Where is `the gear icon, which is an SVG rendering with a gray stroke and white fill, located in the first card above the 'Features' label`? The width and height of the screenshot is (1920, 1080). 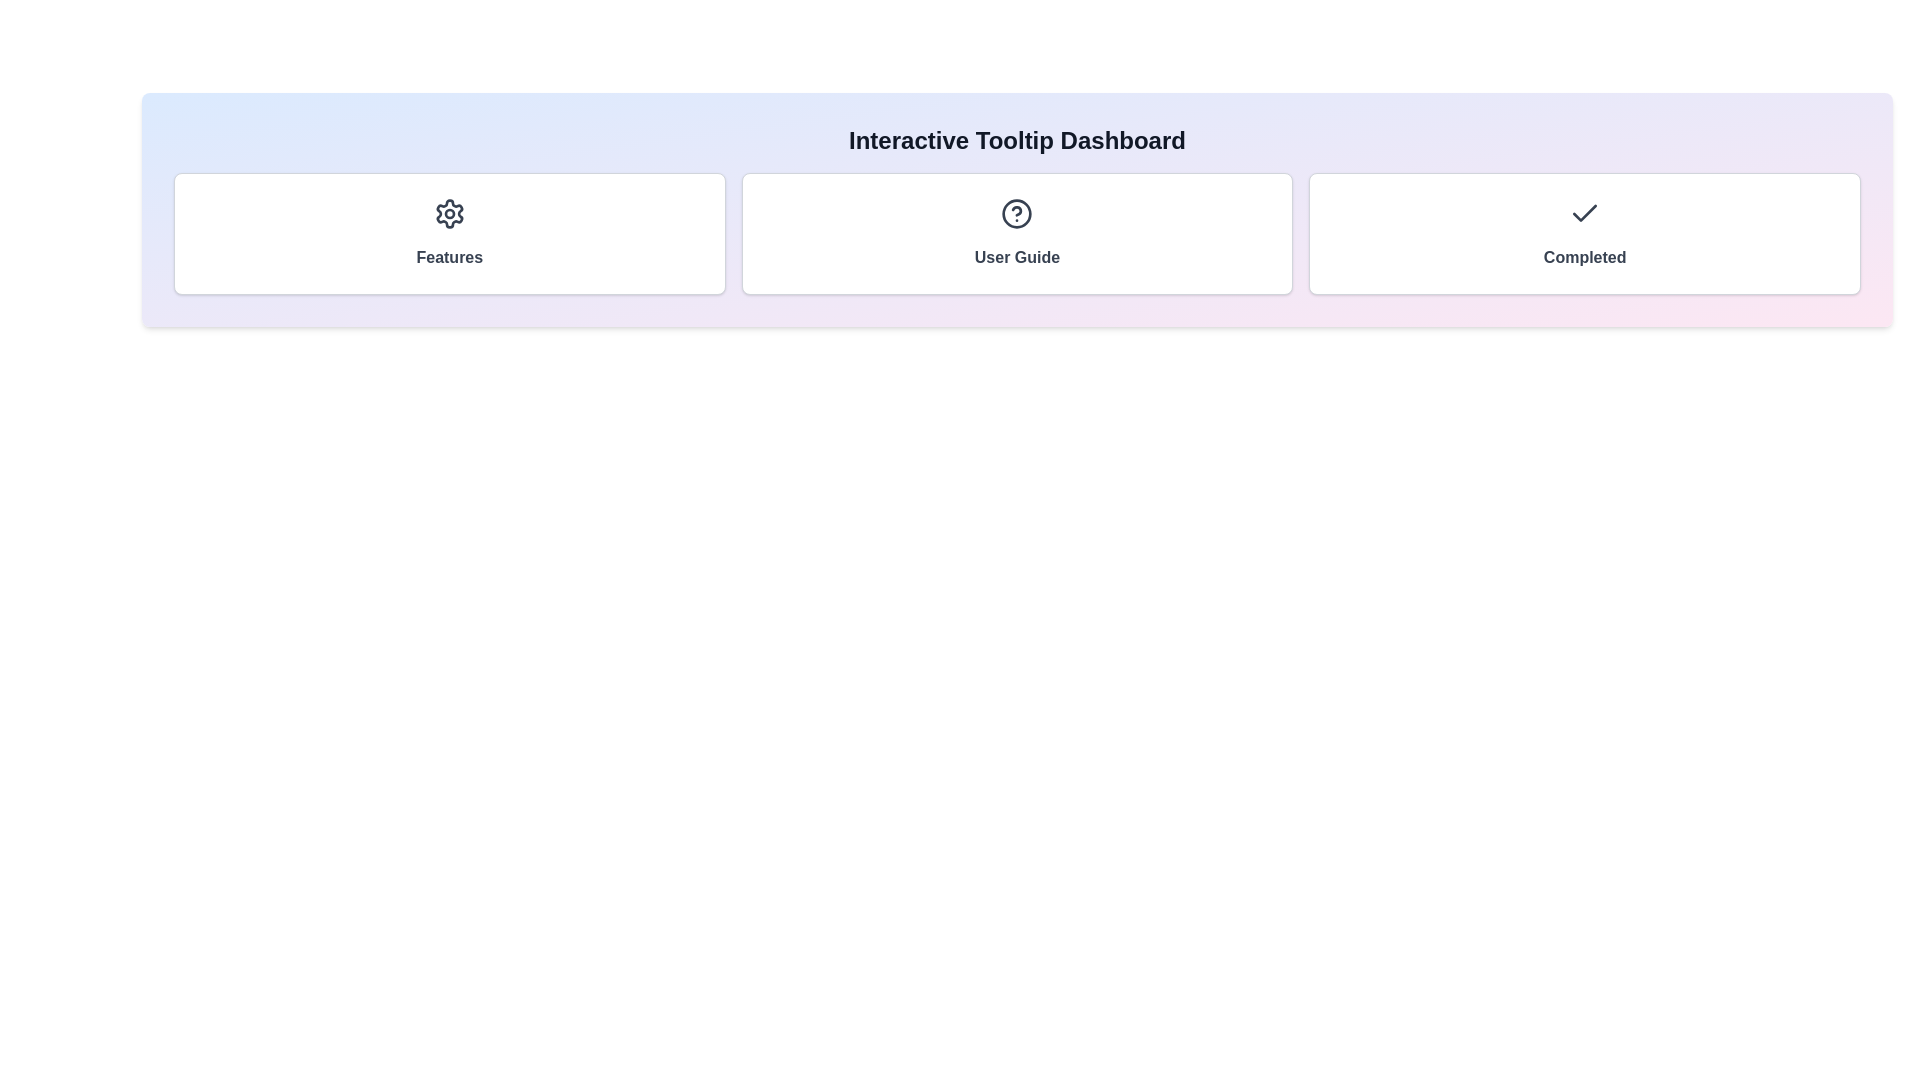 the gear icon, which is an SVG rendering with a gray stroke and white fill, located in the first card above the 'Features' label is located at coordinates (448, 213).